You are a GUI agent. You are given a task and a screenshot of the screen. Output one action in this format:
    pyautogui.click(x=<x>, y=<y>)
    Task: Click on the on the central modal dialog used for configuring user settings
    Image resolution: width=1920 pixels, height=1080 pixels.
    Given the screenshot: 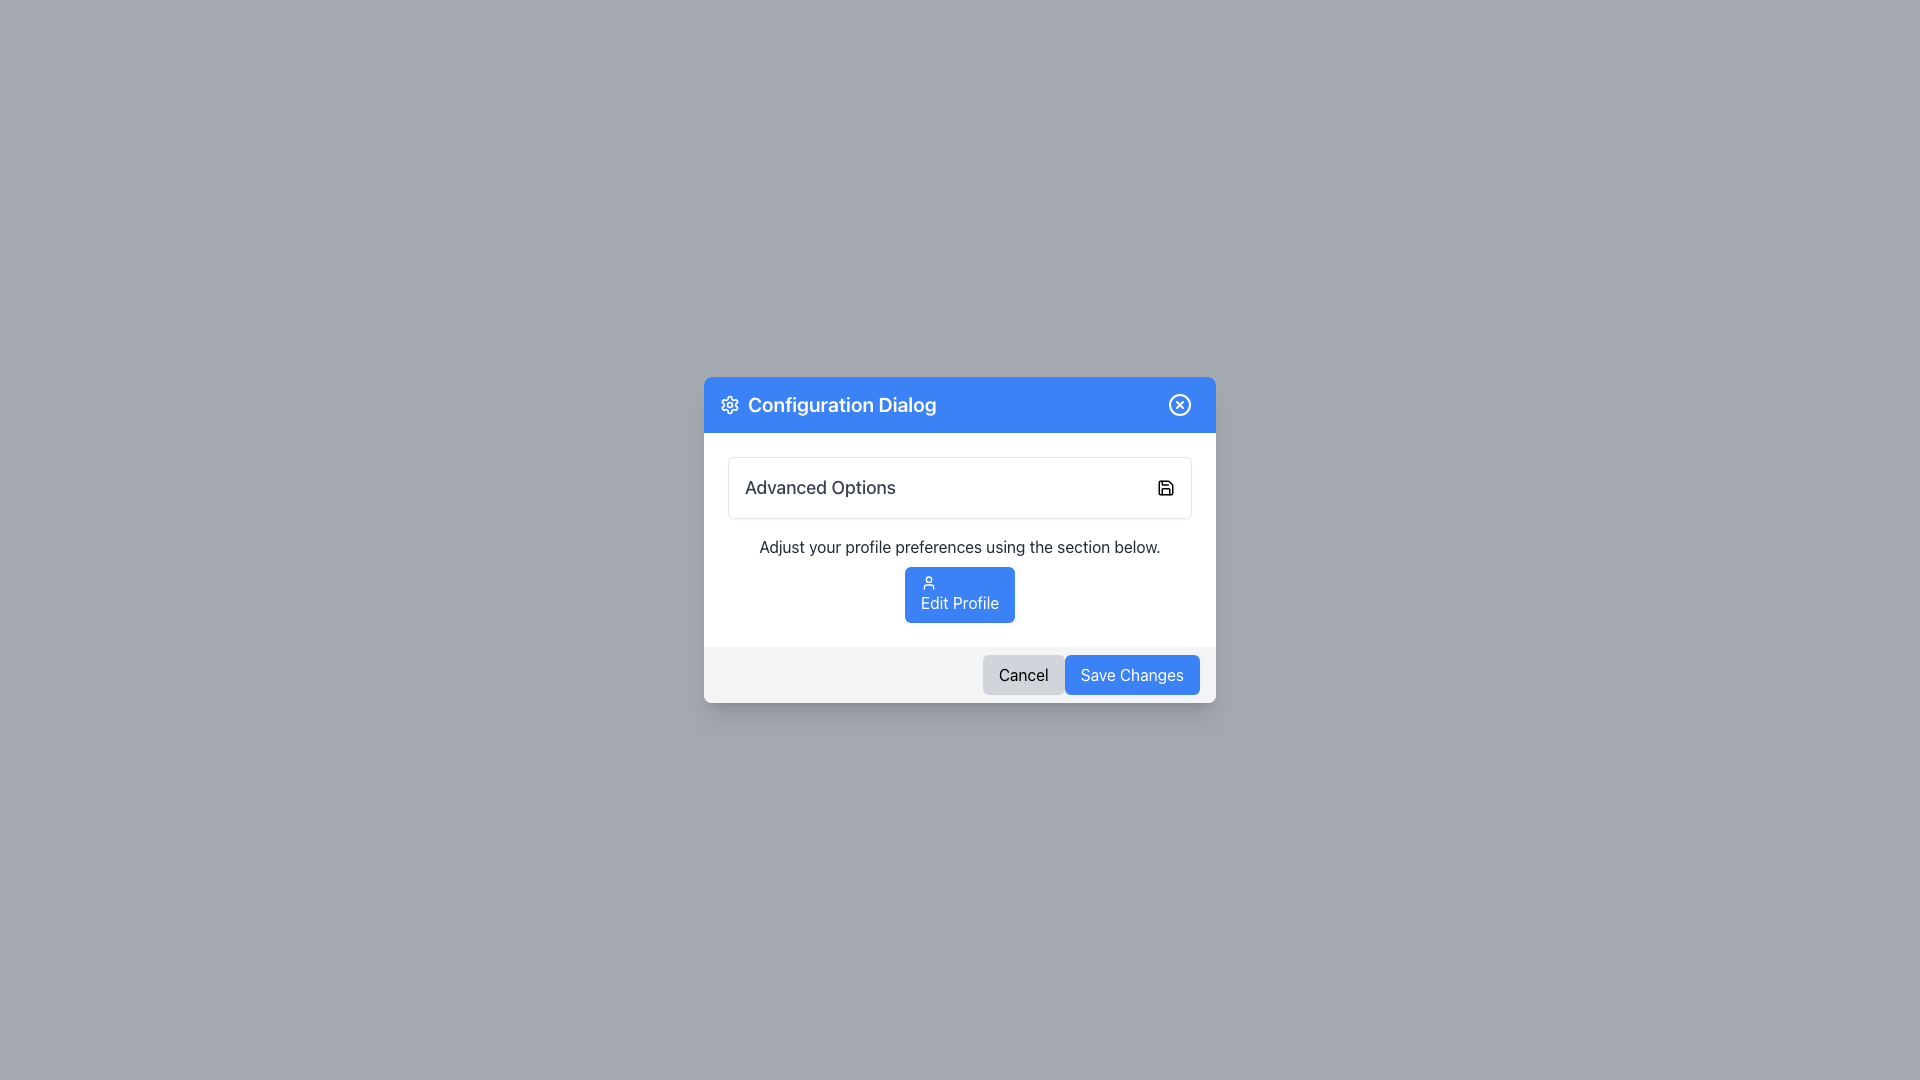 What is the action you would take?
    pyautogui.click(x=960, y=540)
    